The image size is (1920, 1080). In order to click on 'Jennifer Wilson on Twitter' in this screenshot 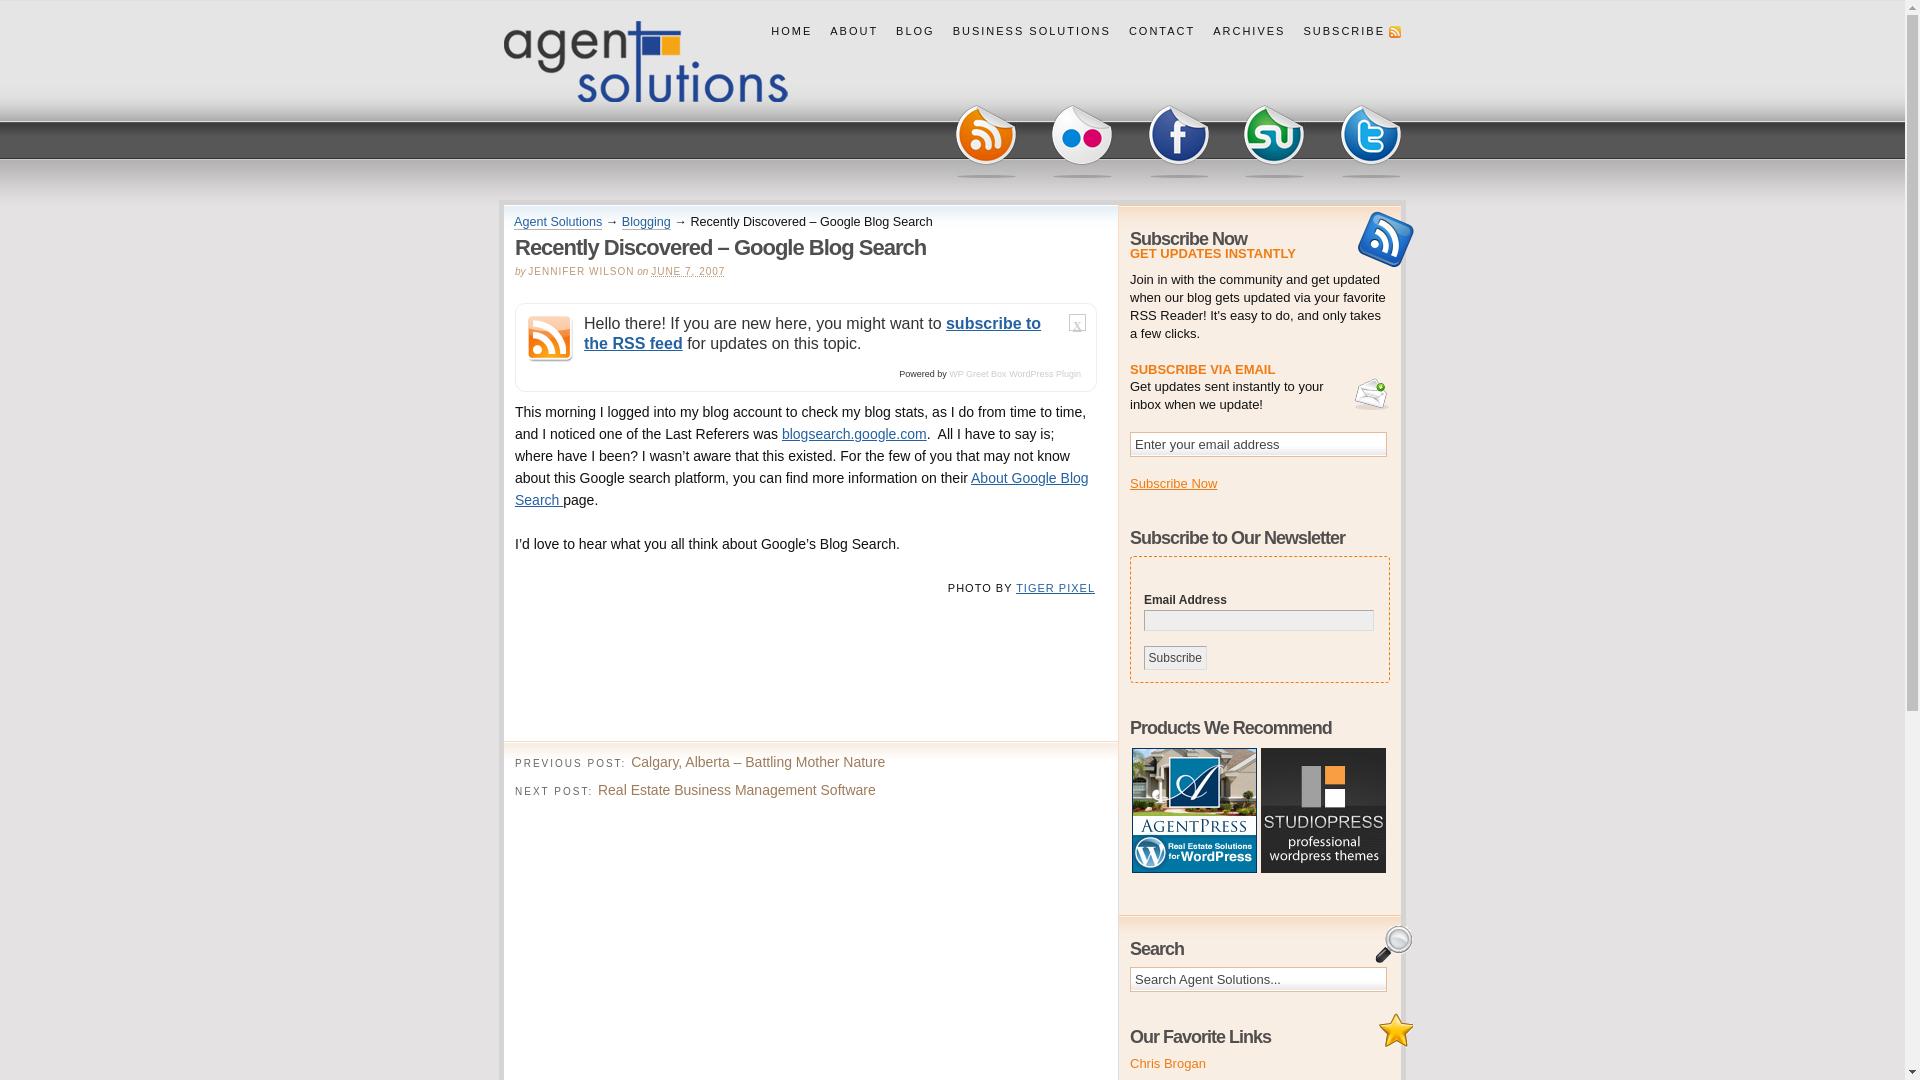, I will do `click(1369, 141)`.